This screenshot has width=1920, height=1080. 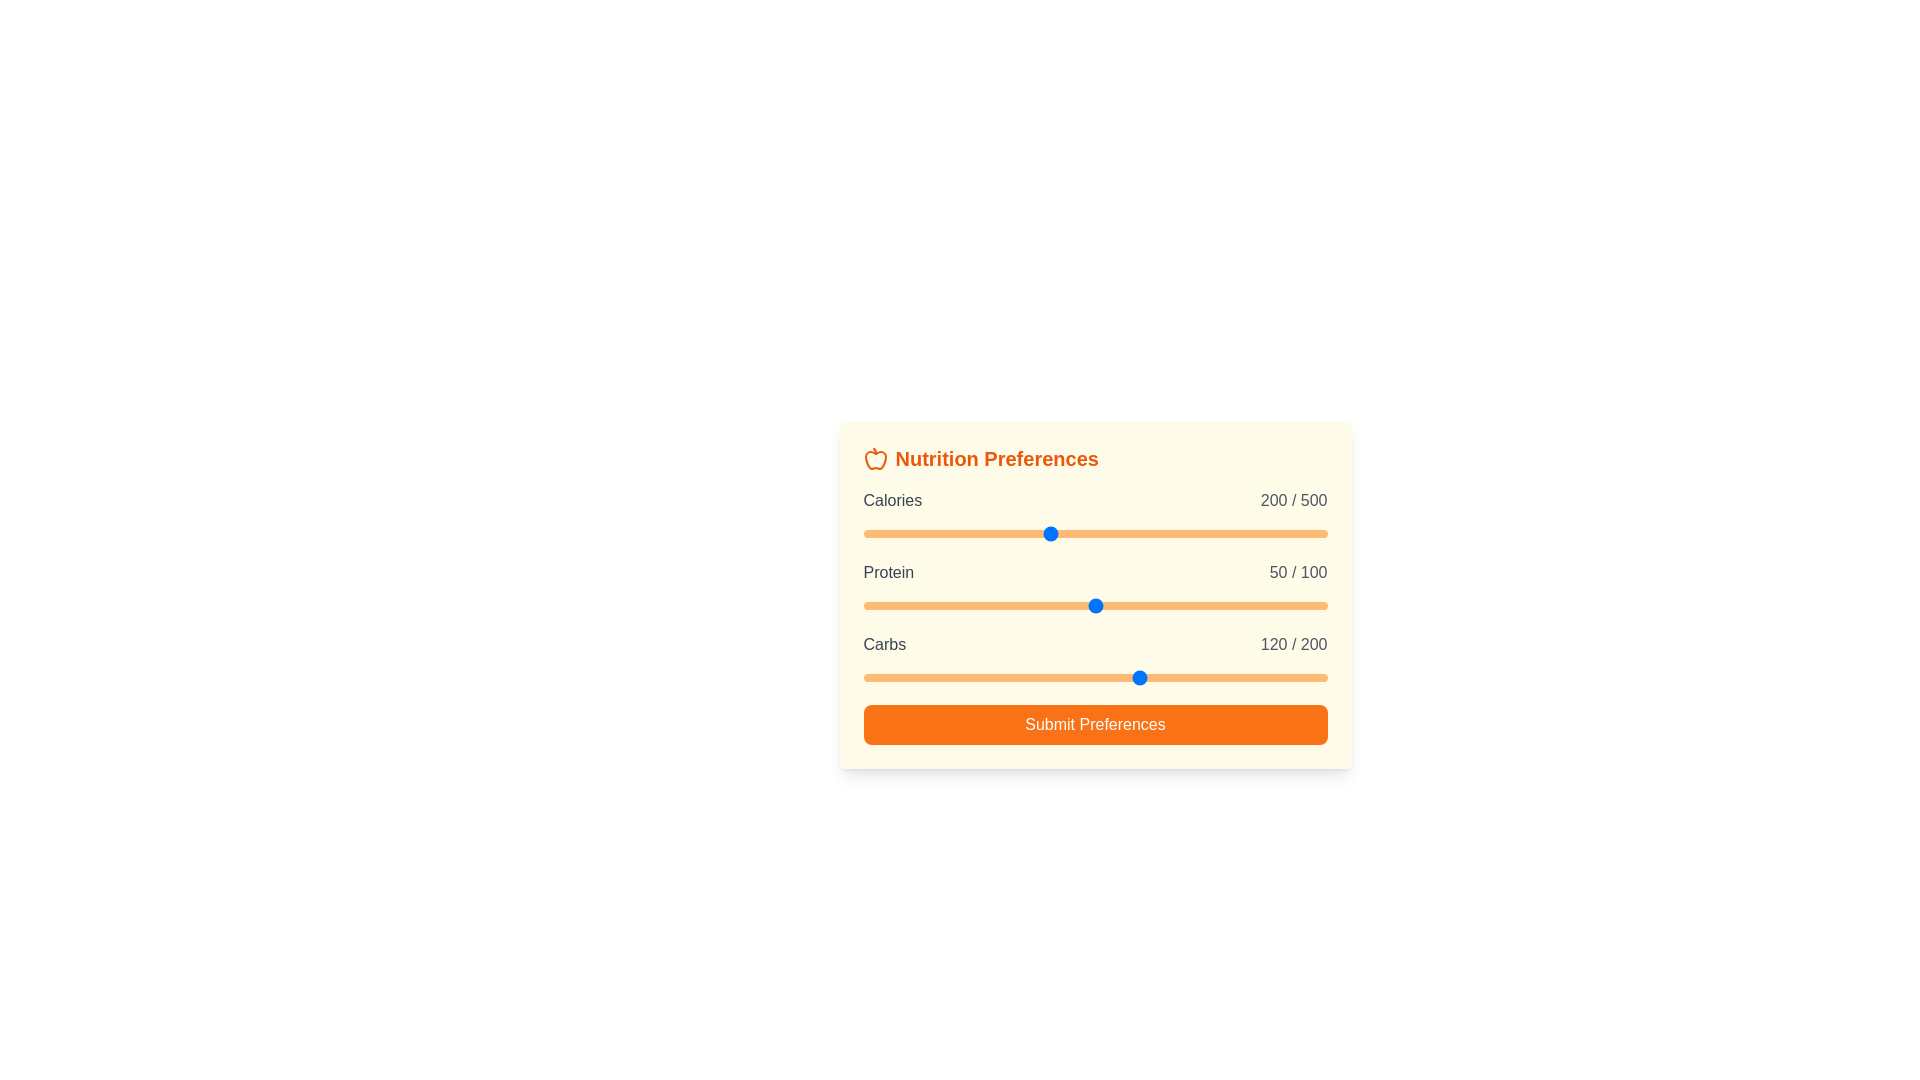 I want to click on the caloric value, so click(x=1014, y=532).